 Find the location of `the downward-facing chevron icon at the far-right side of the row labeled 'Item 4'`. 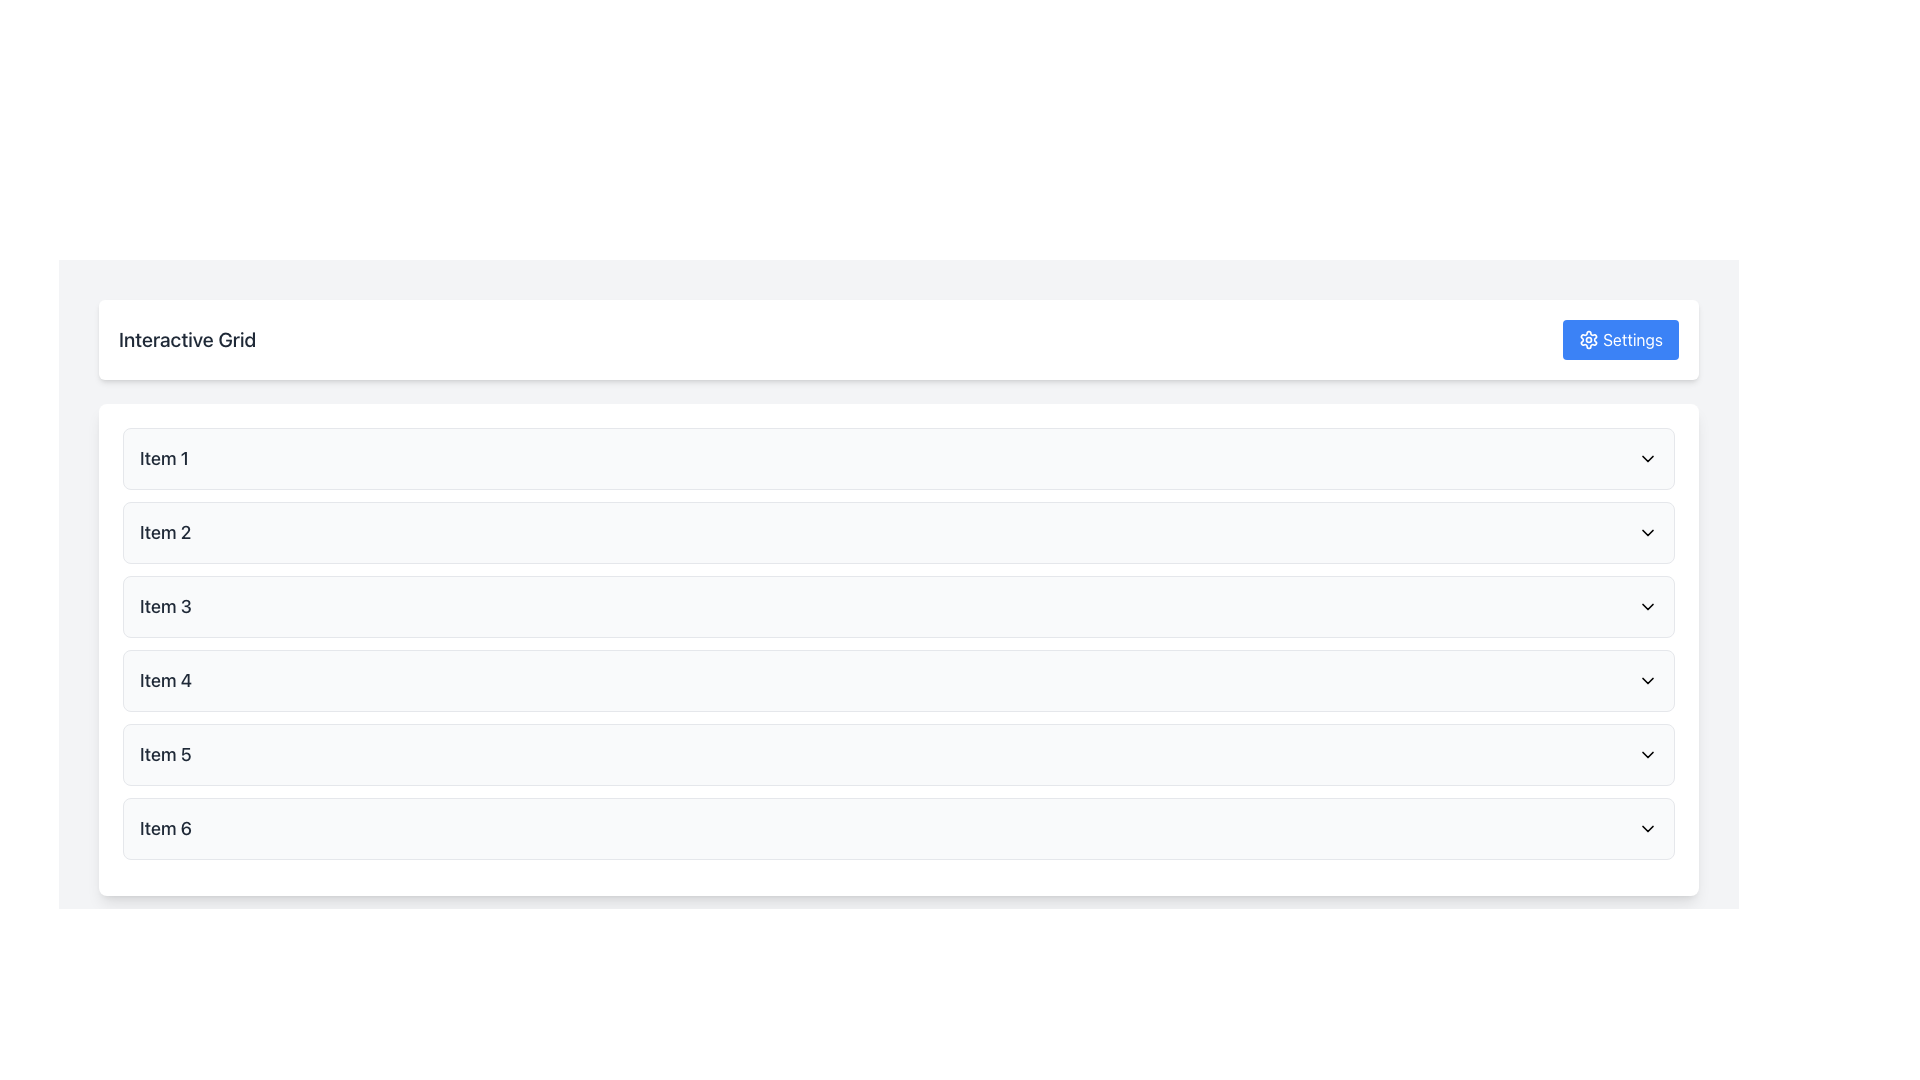

the downward-facing chevron icon at the far-right side of the row labeled 'Item 4' is located at coordinates (1647, 680).